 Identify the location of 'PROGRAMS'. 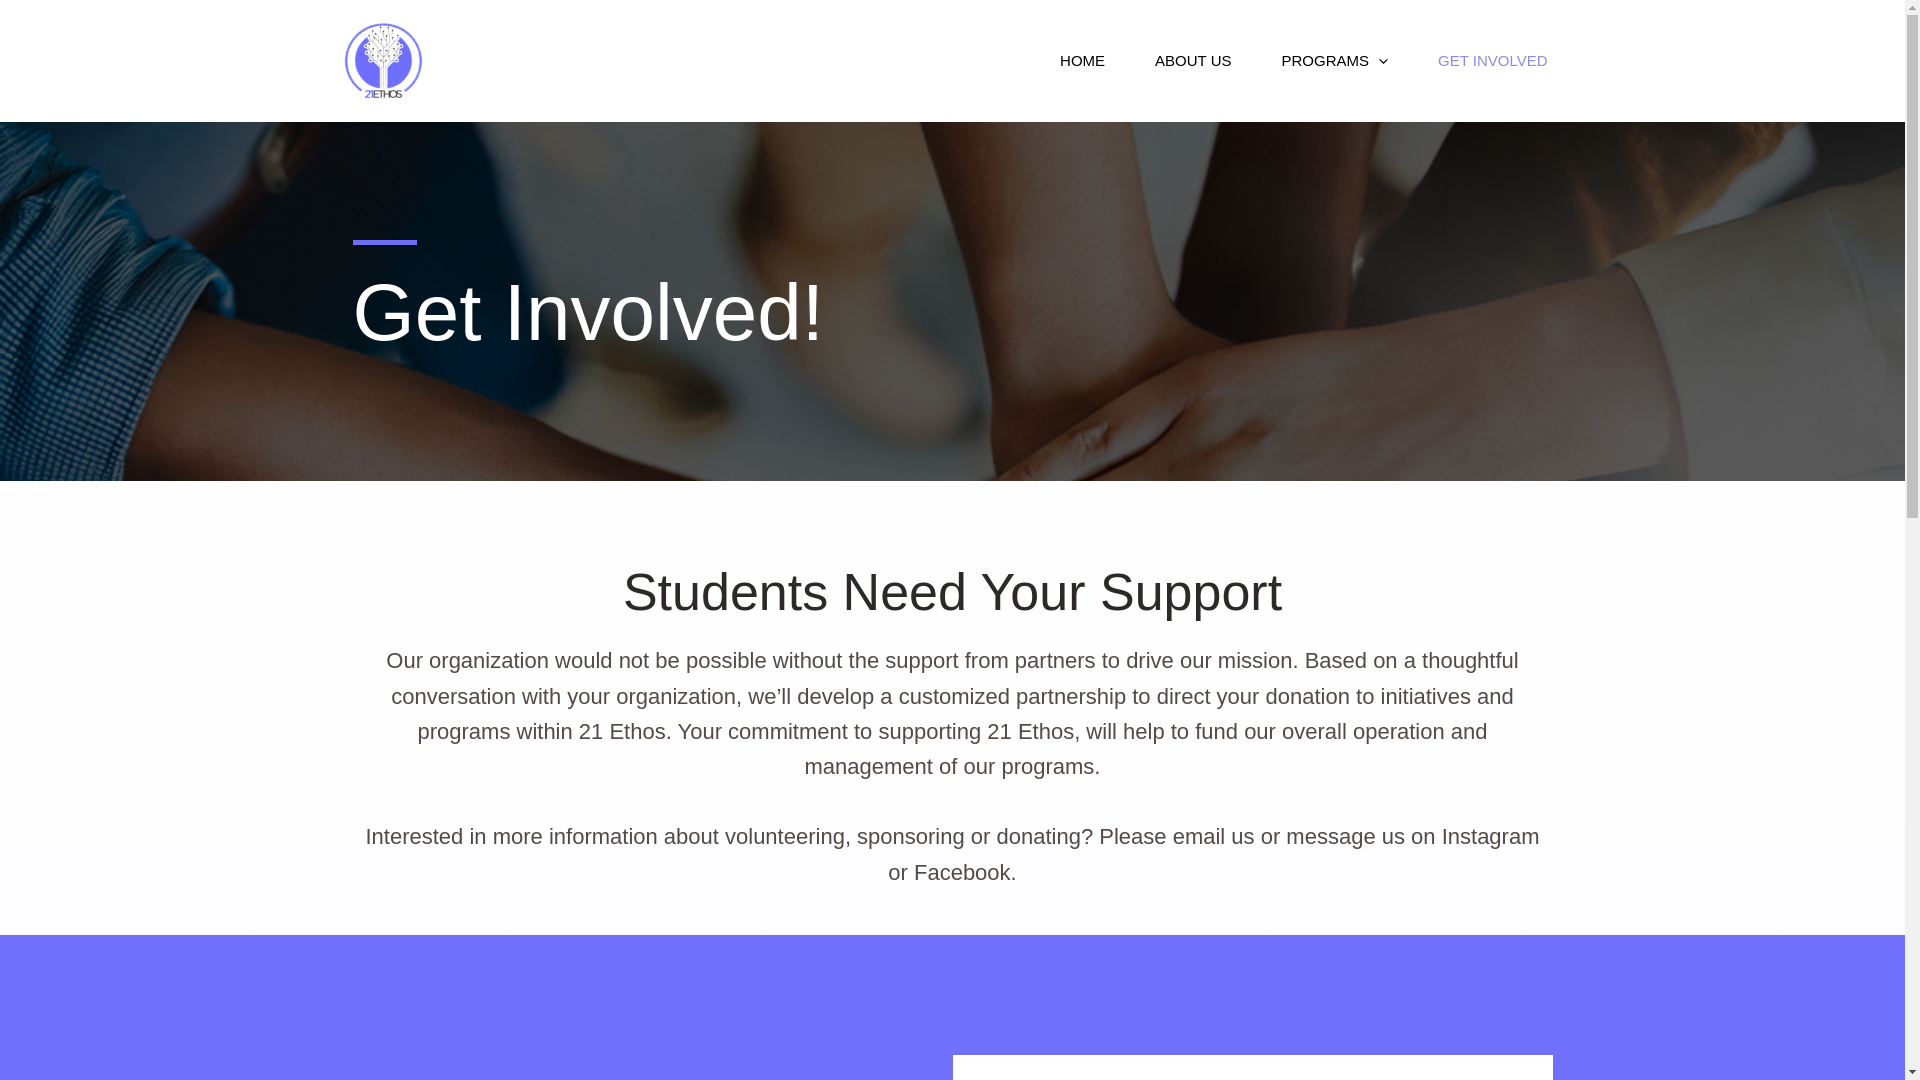
(1334, 60).